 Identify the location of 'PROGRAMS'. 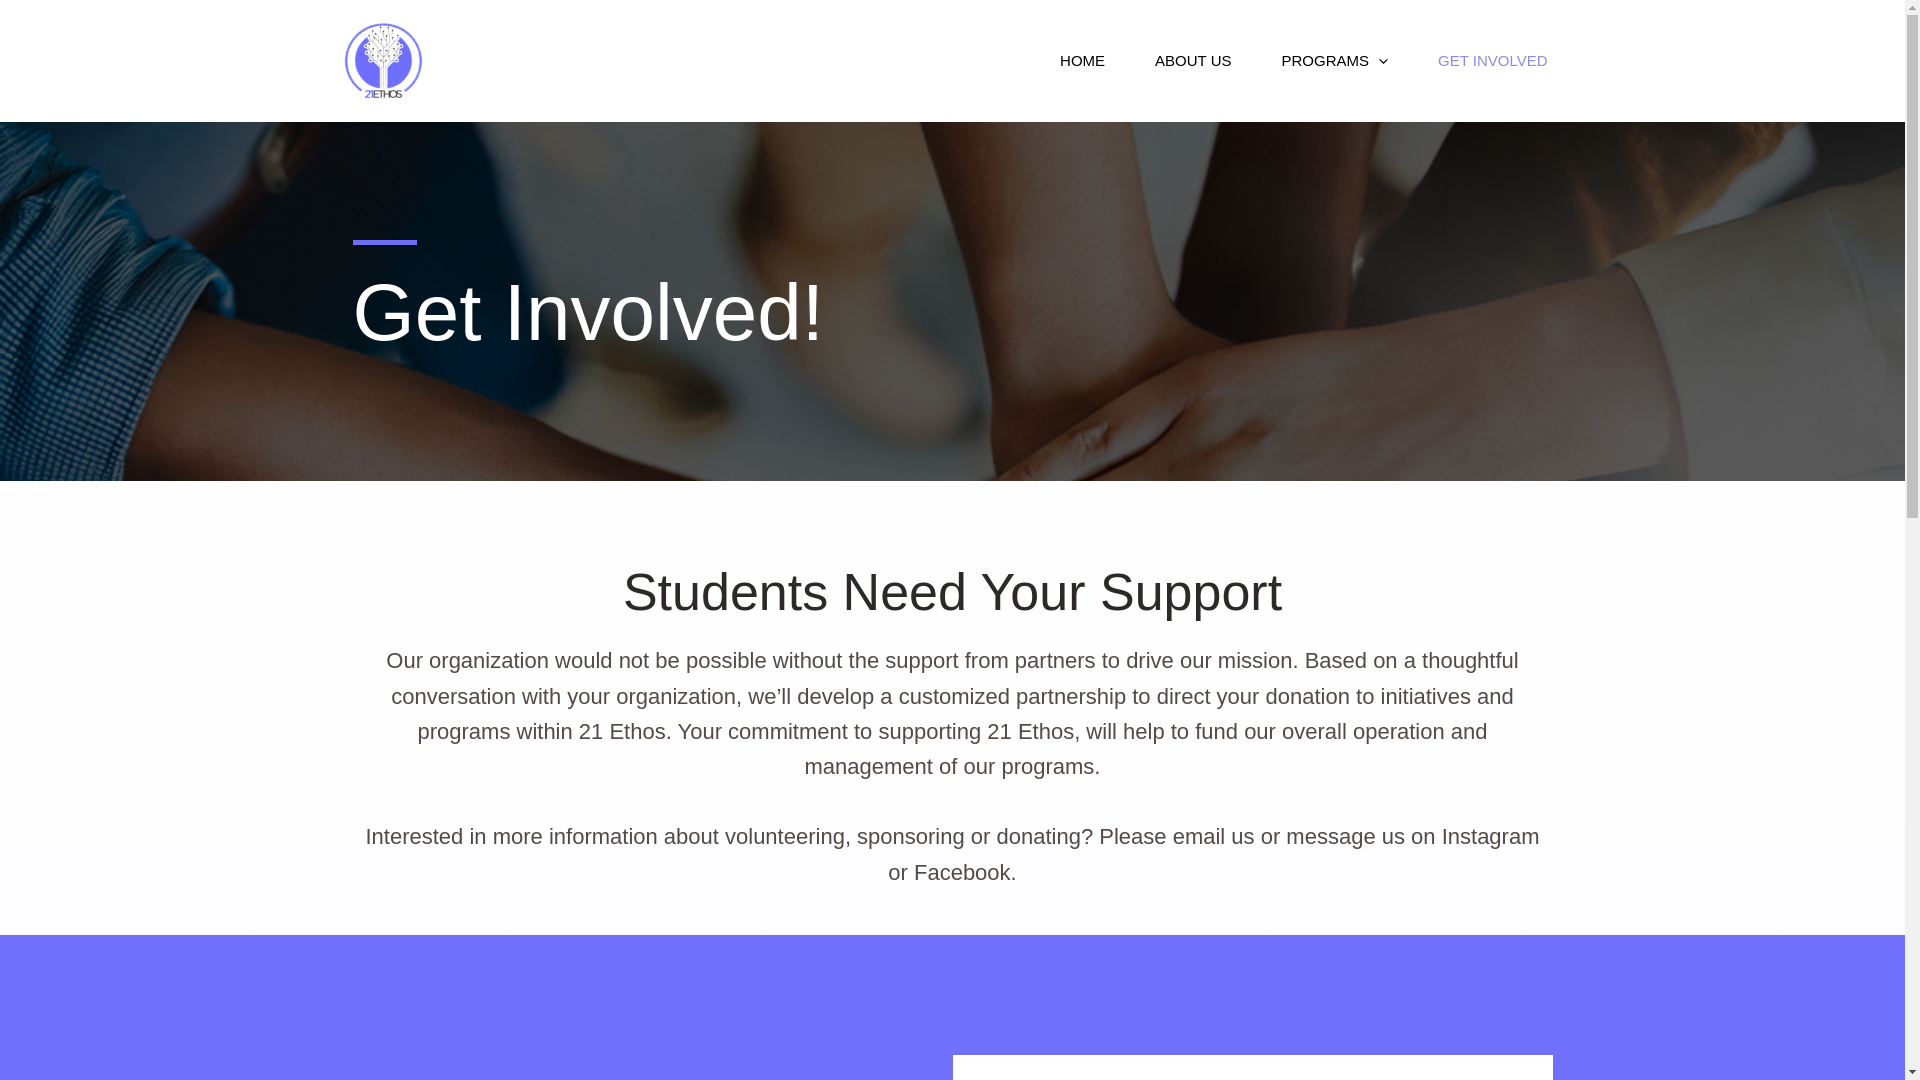
(1334, 60).